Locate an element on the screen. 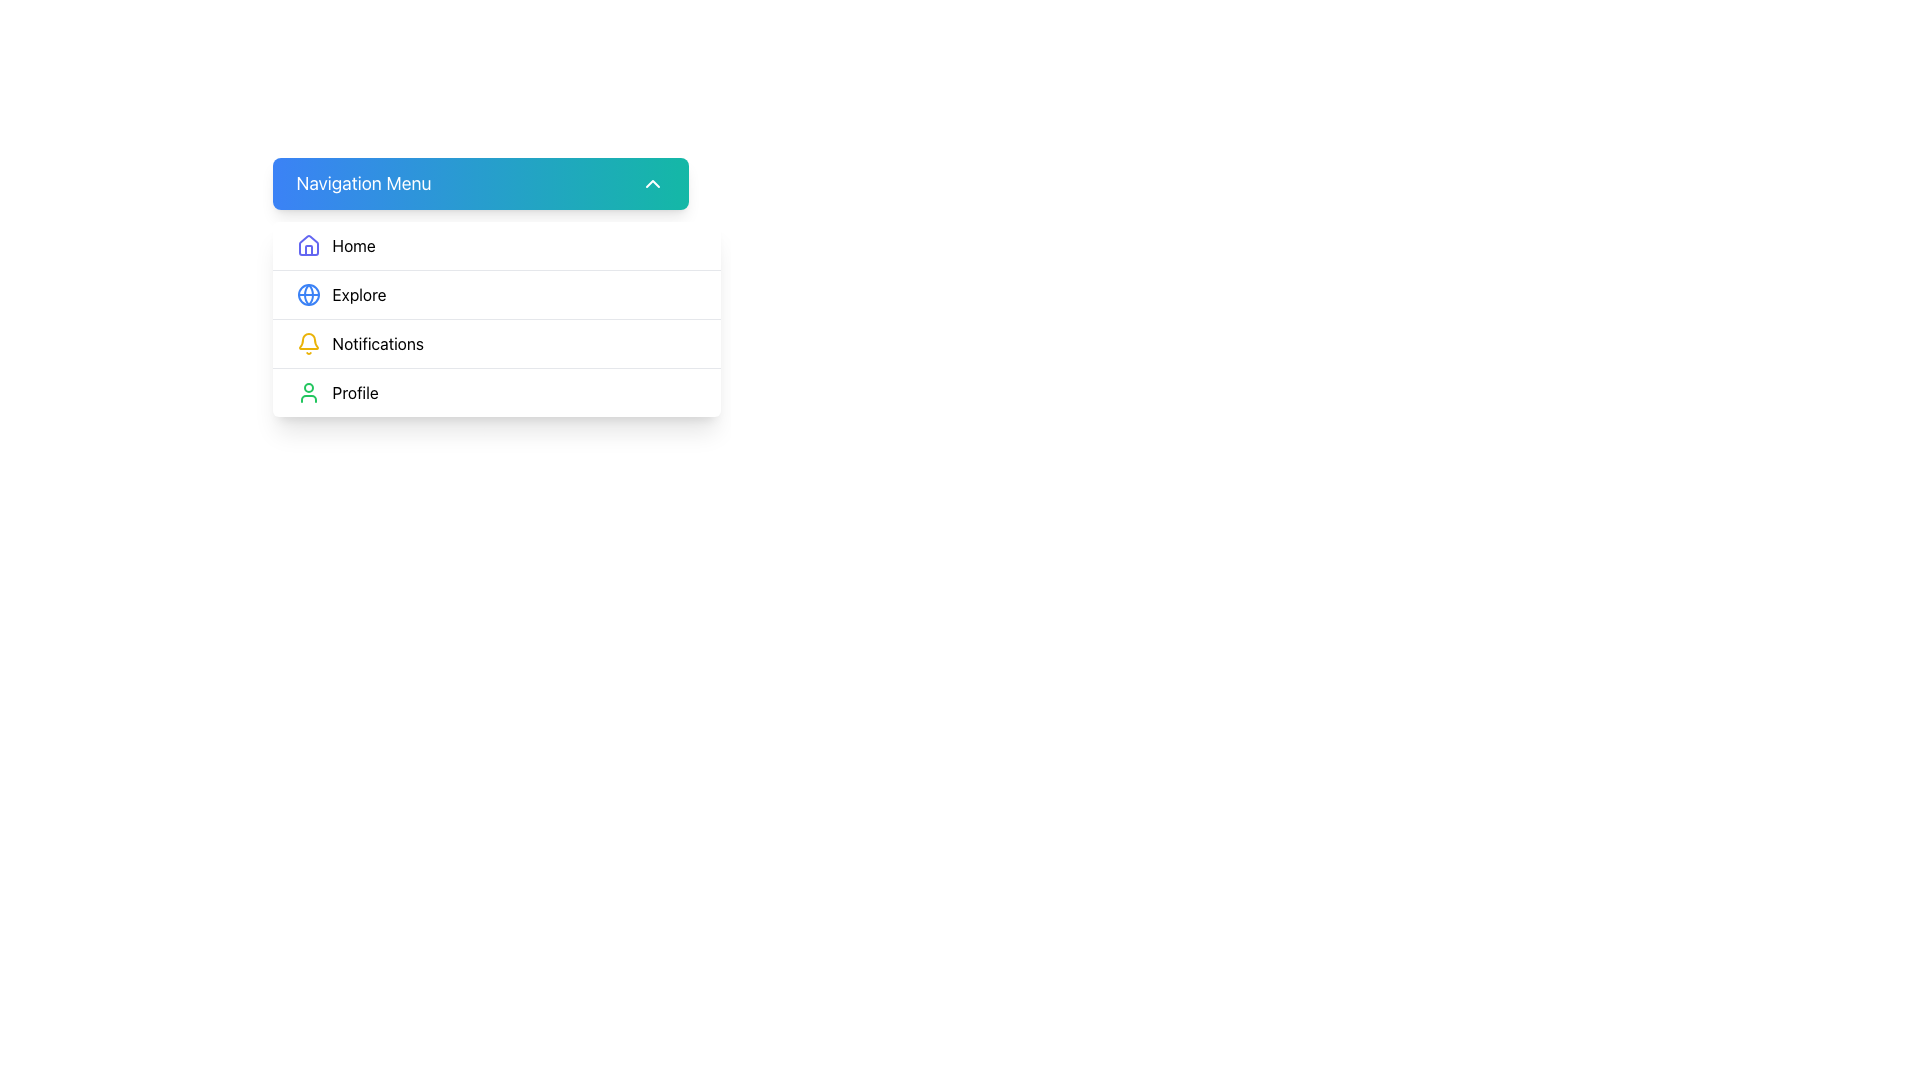  the downward-pointing chevron-shaped arrow icon located at the right end of the navigation menu header is located at coordinates (652, 184).